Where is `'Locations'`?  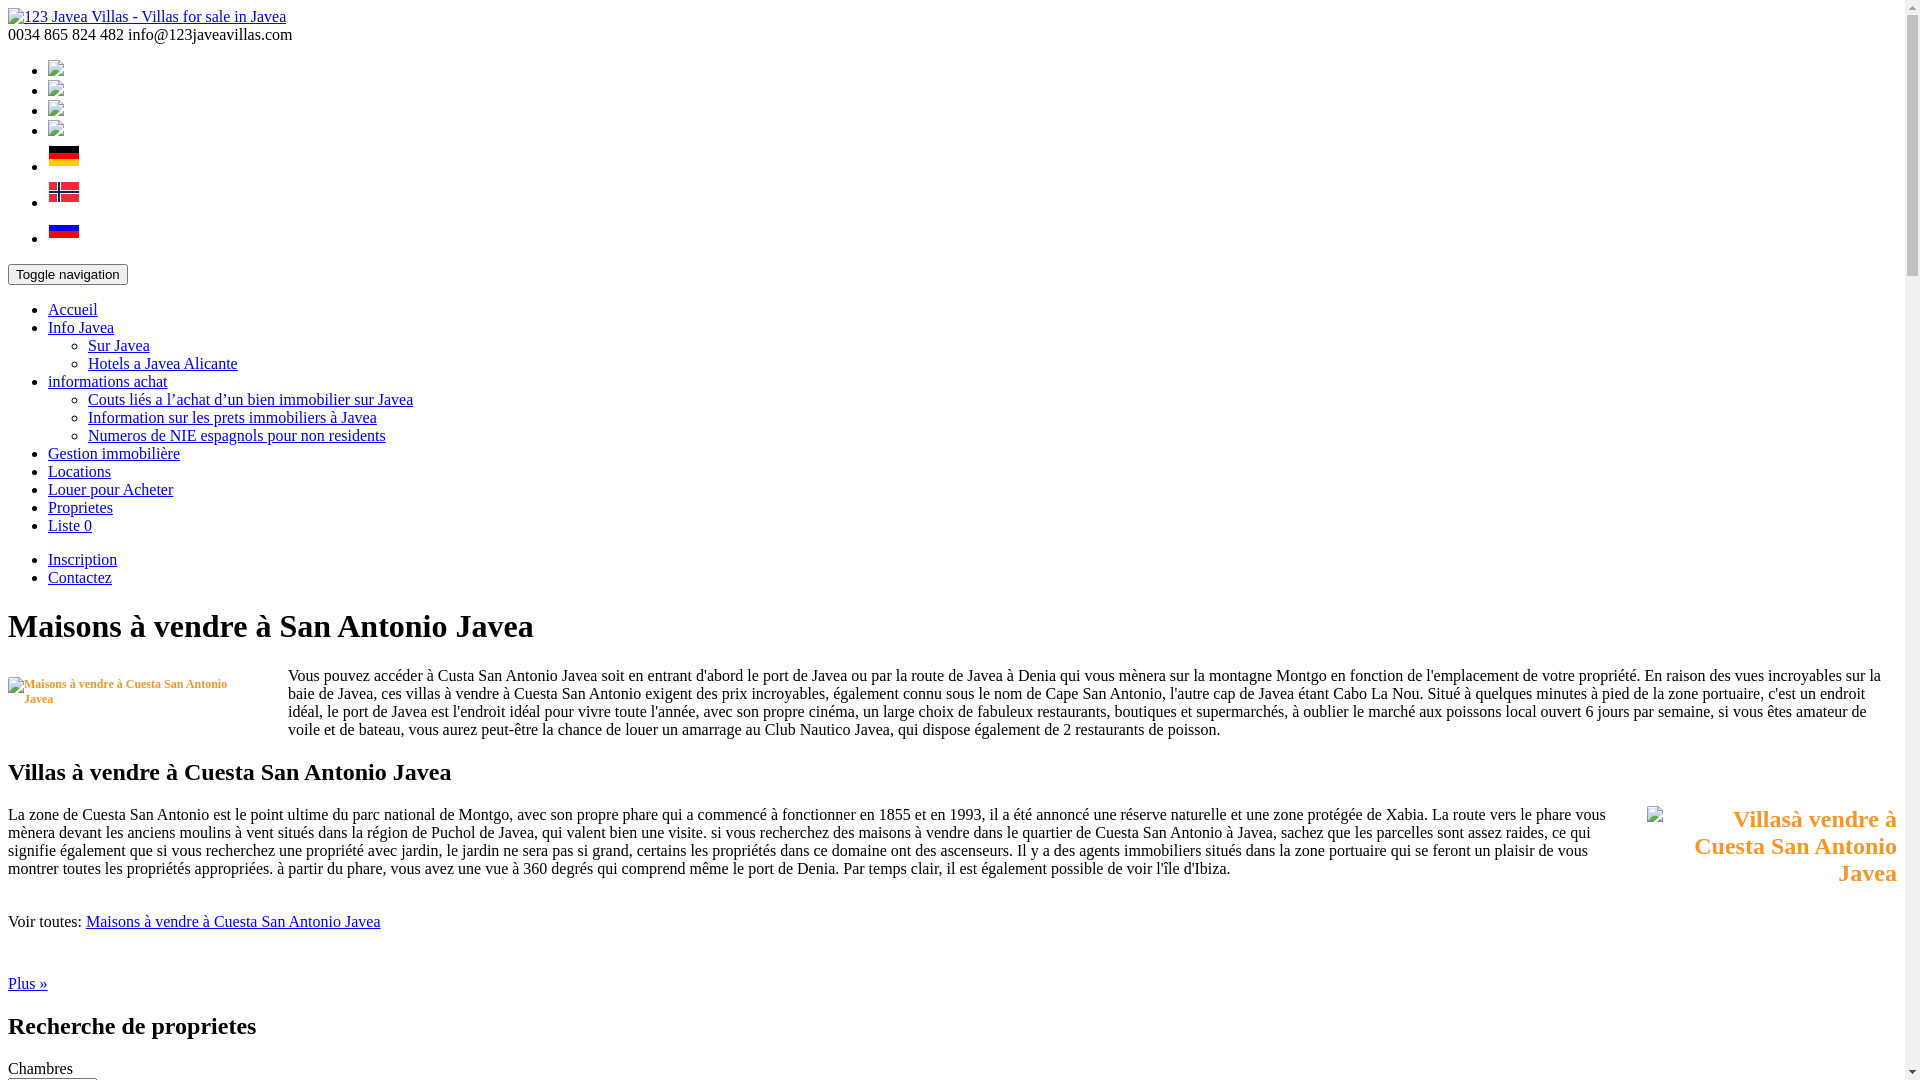 'Locations' is located at coordinates (79, 471).